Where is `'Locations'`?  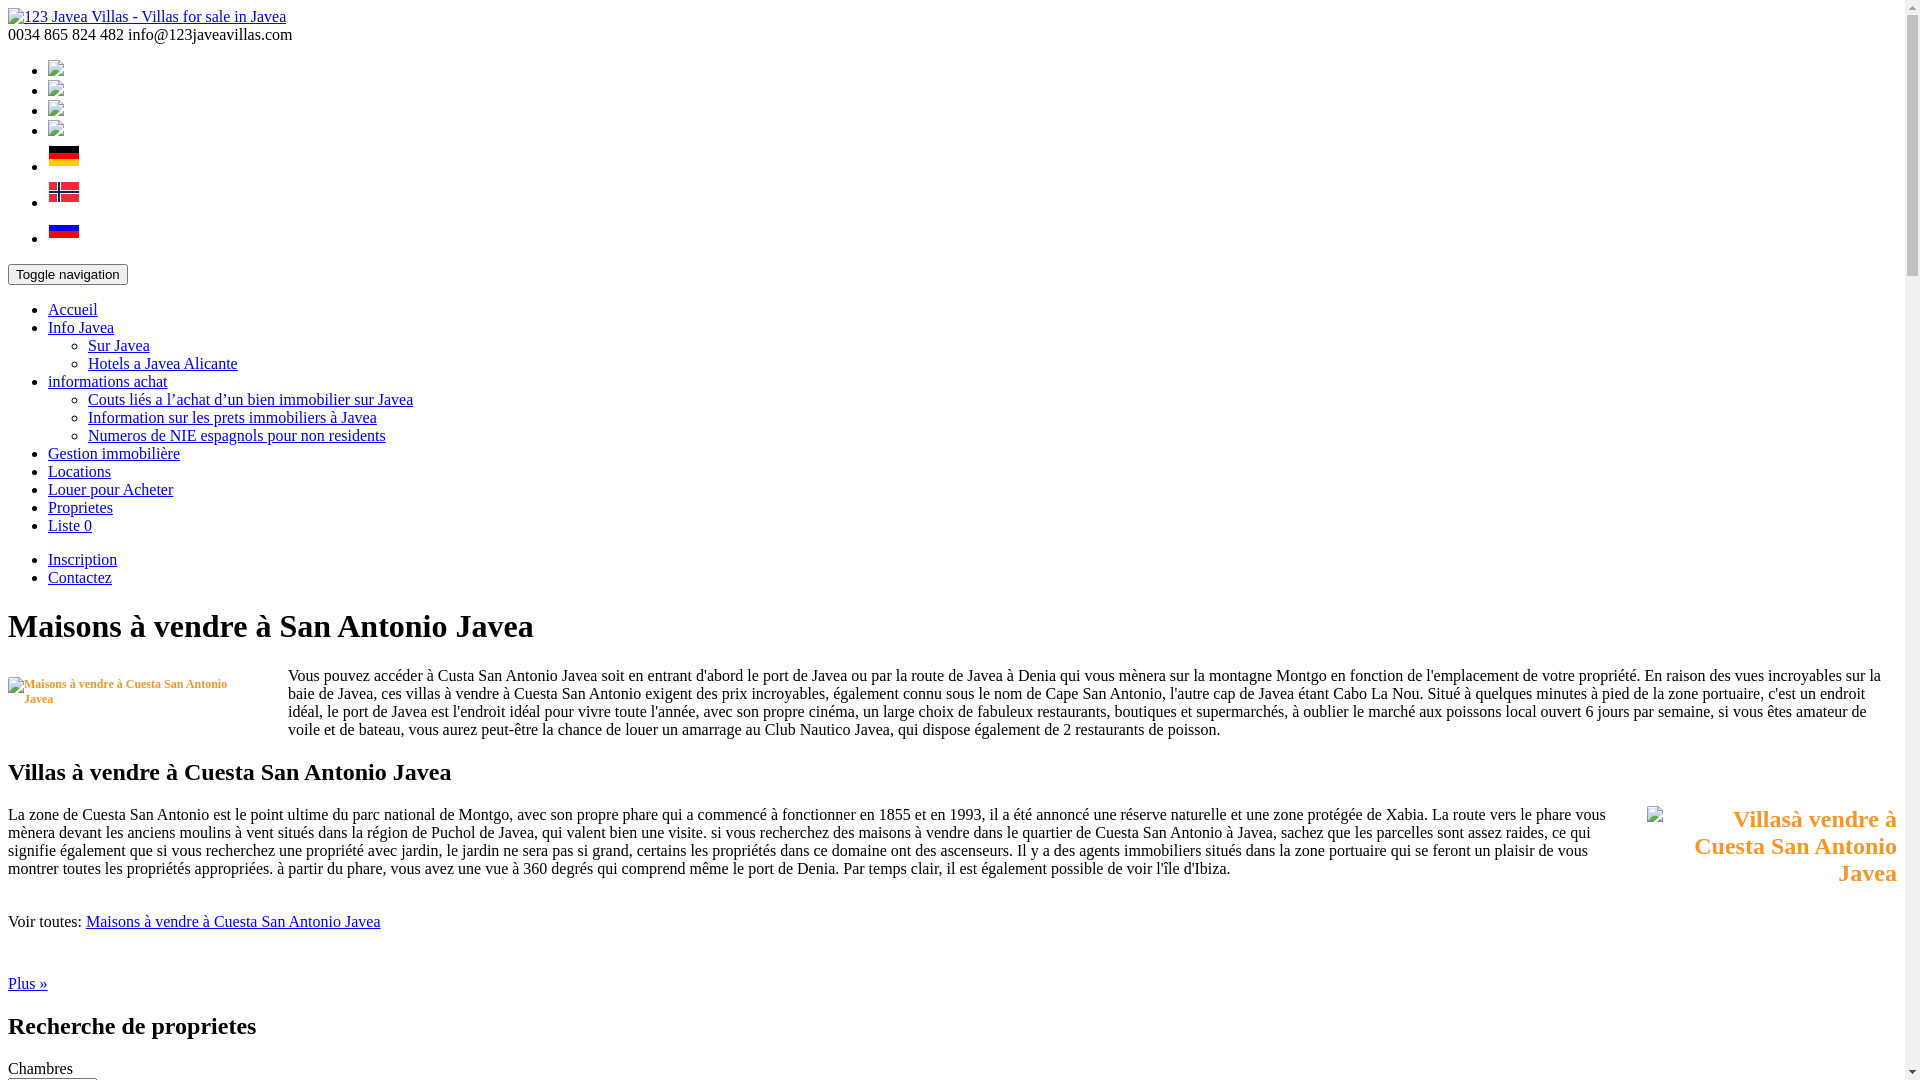 'Locations' is located at coordinates (79, 471).